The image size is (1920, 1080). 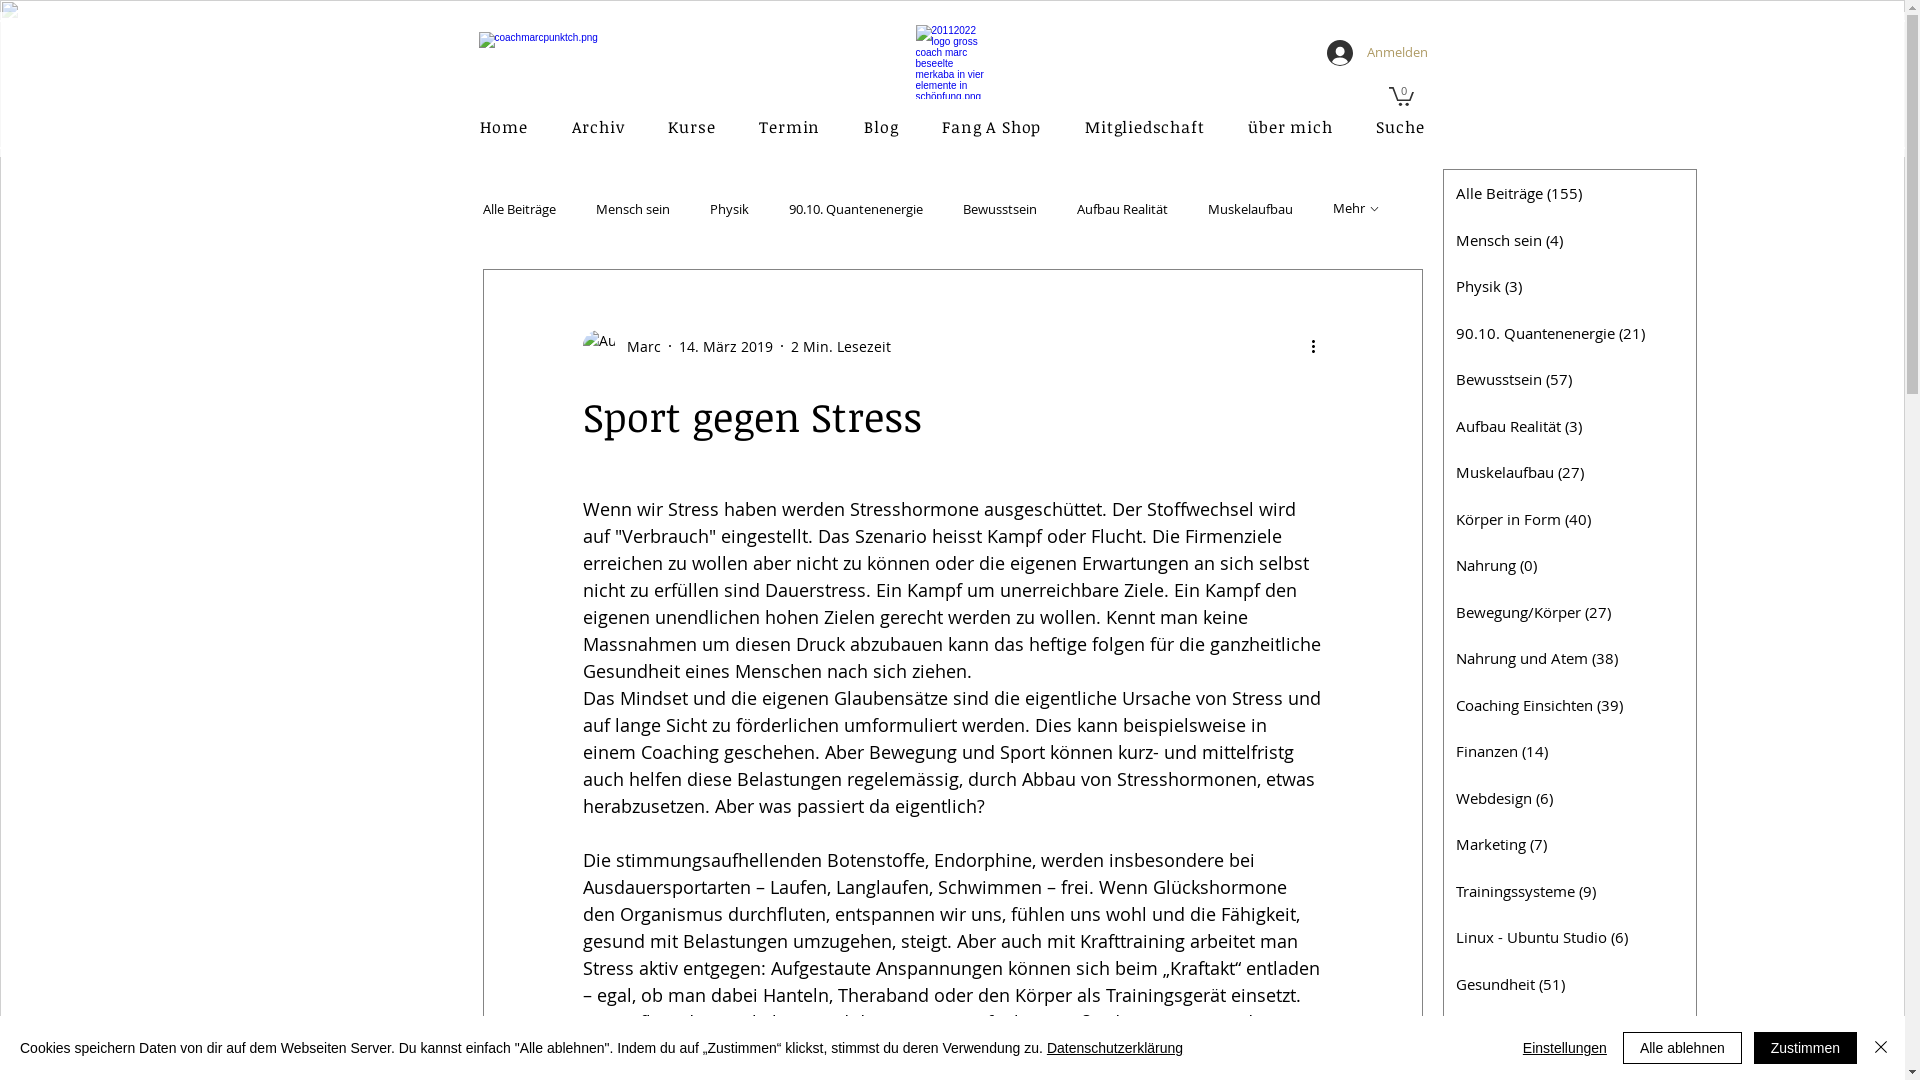 What do you see at coordinates (1568, 1030) in the screenshot?
I see `'Meditation (15)'` at bounding box center [1568, 1030].